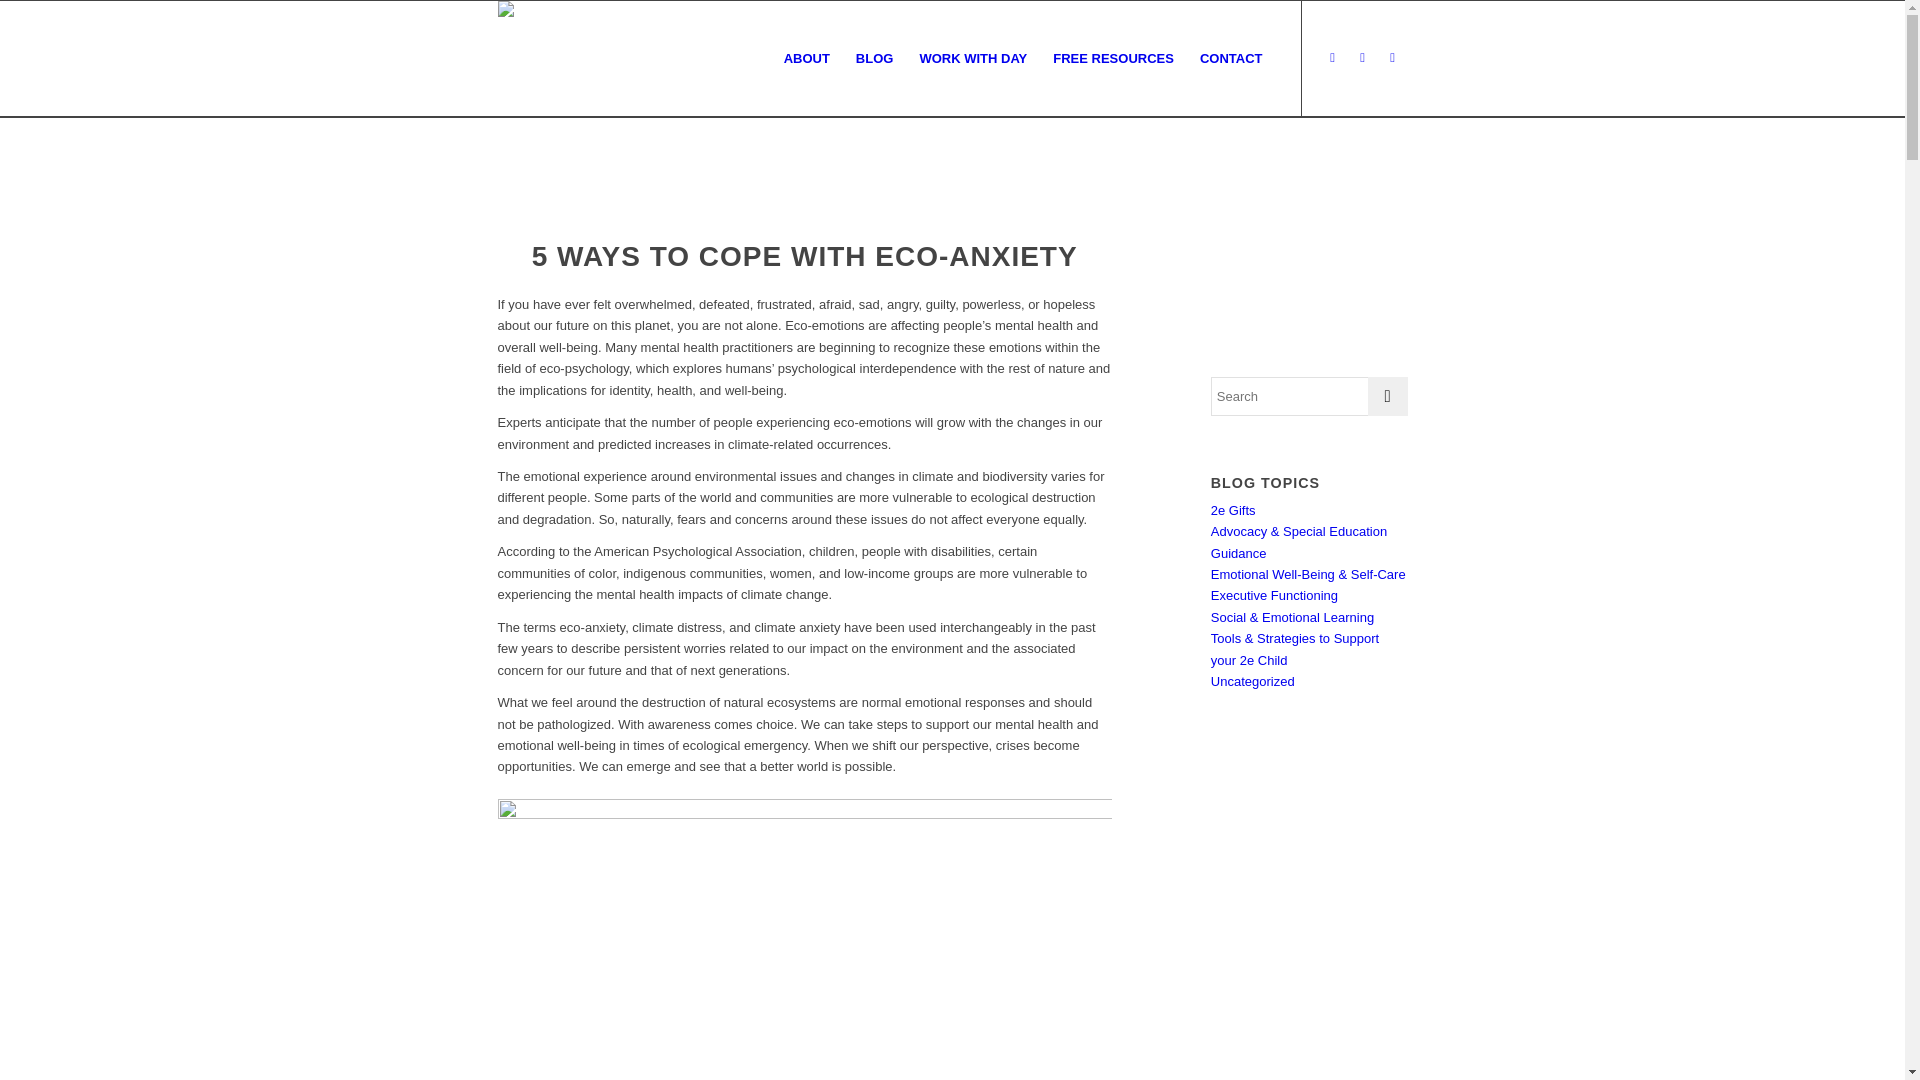 This screenshot has height=1080, width=1920. Describe the element at coordinates (1299, 542) in the screenshot. I see `'Advocacy & Special Education Guidance'` at that location.